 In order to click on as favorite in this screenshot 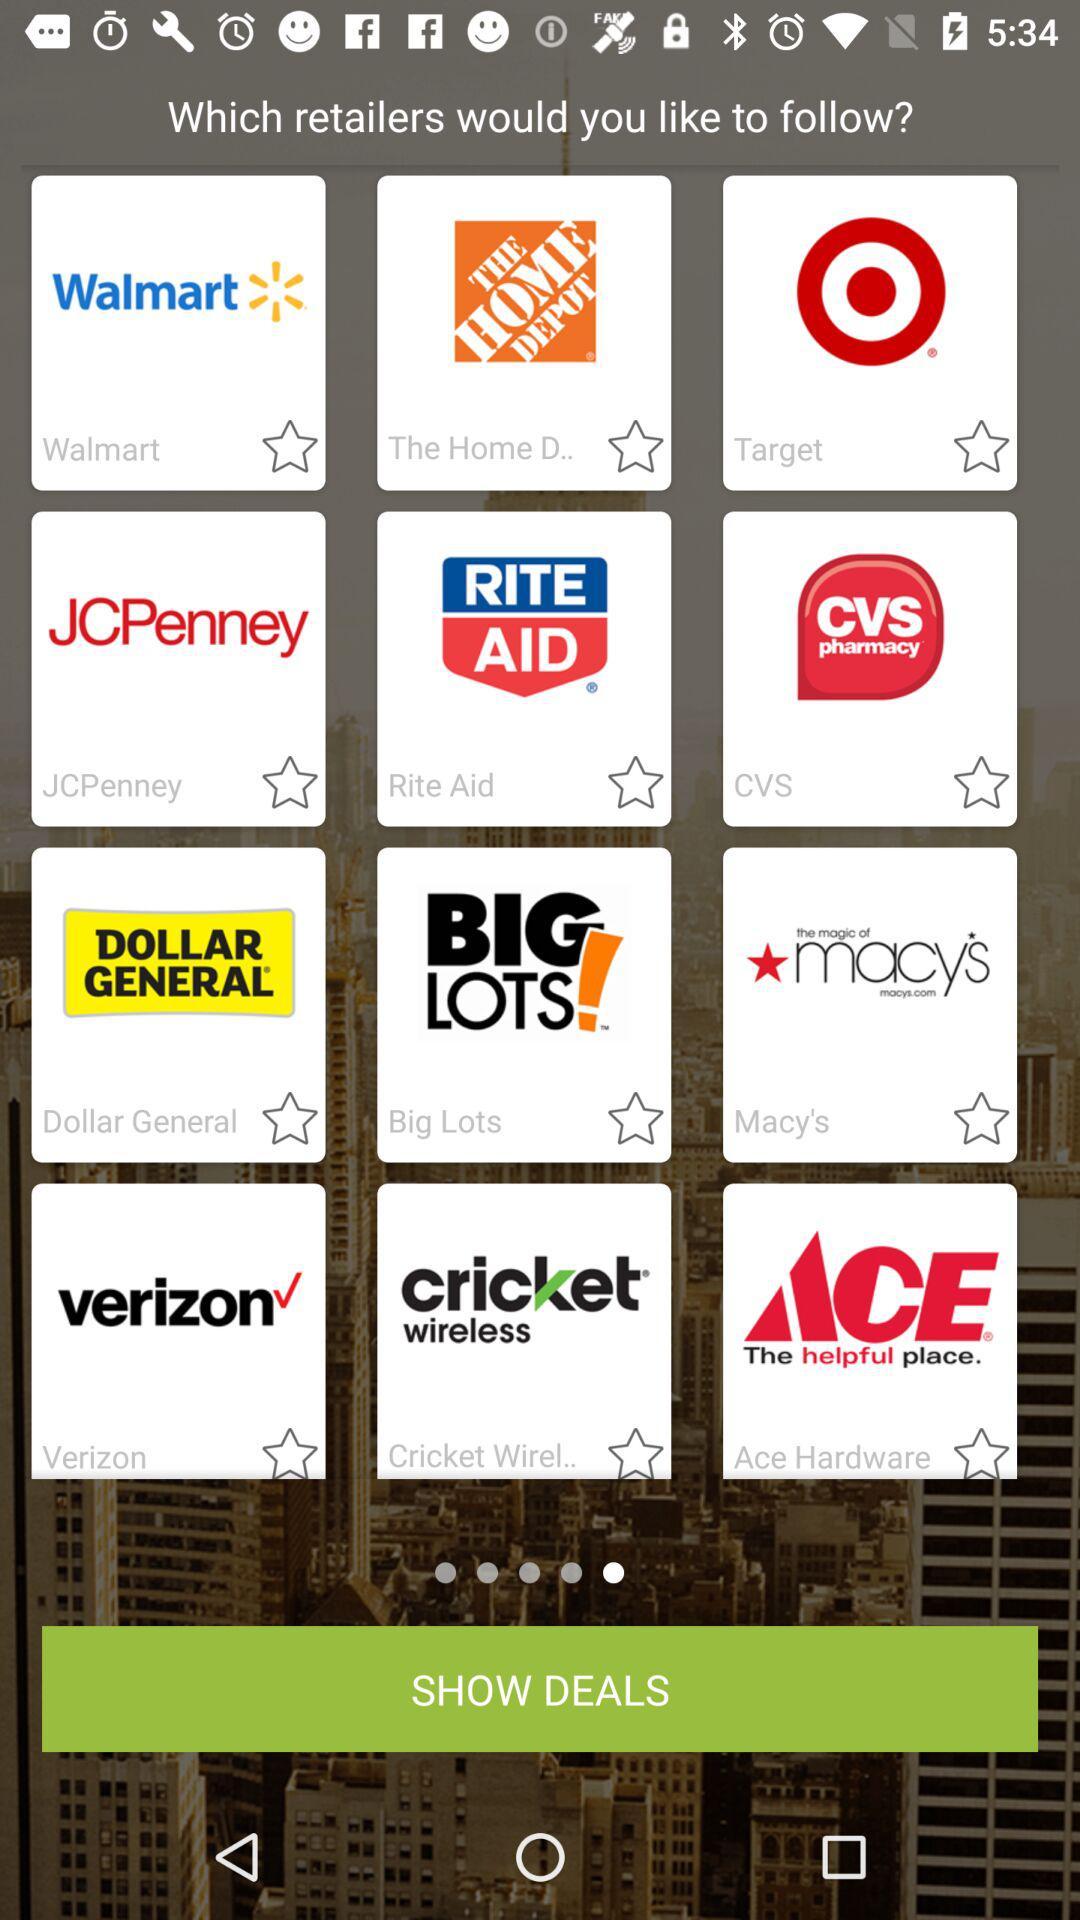, I will do `click(623, 1446)`.